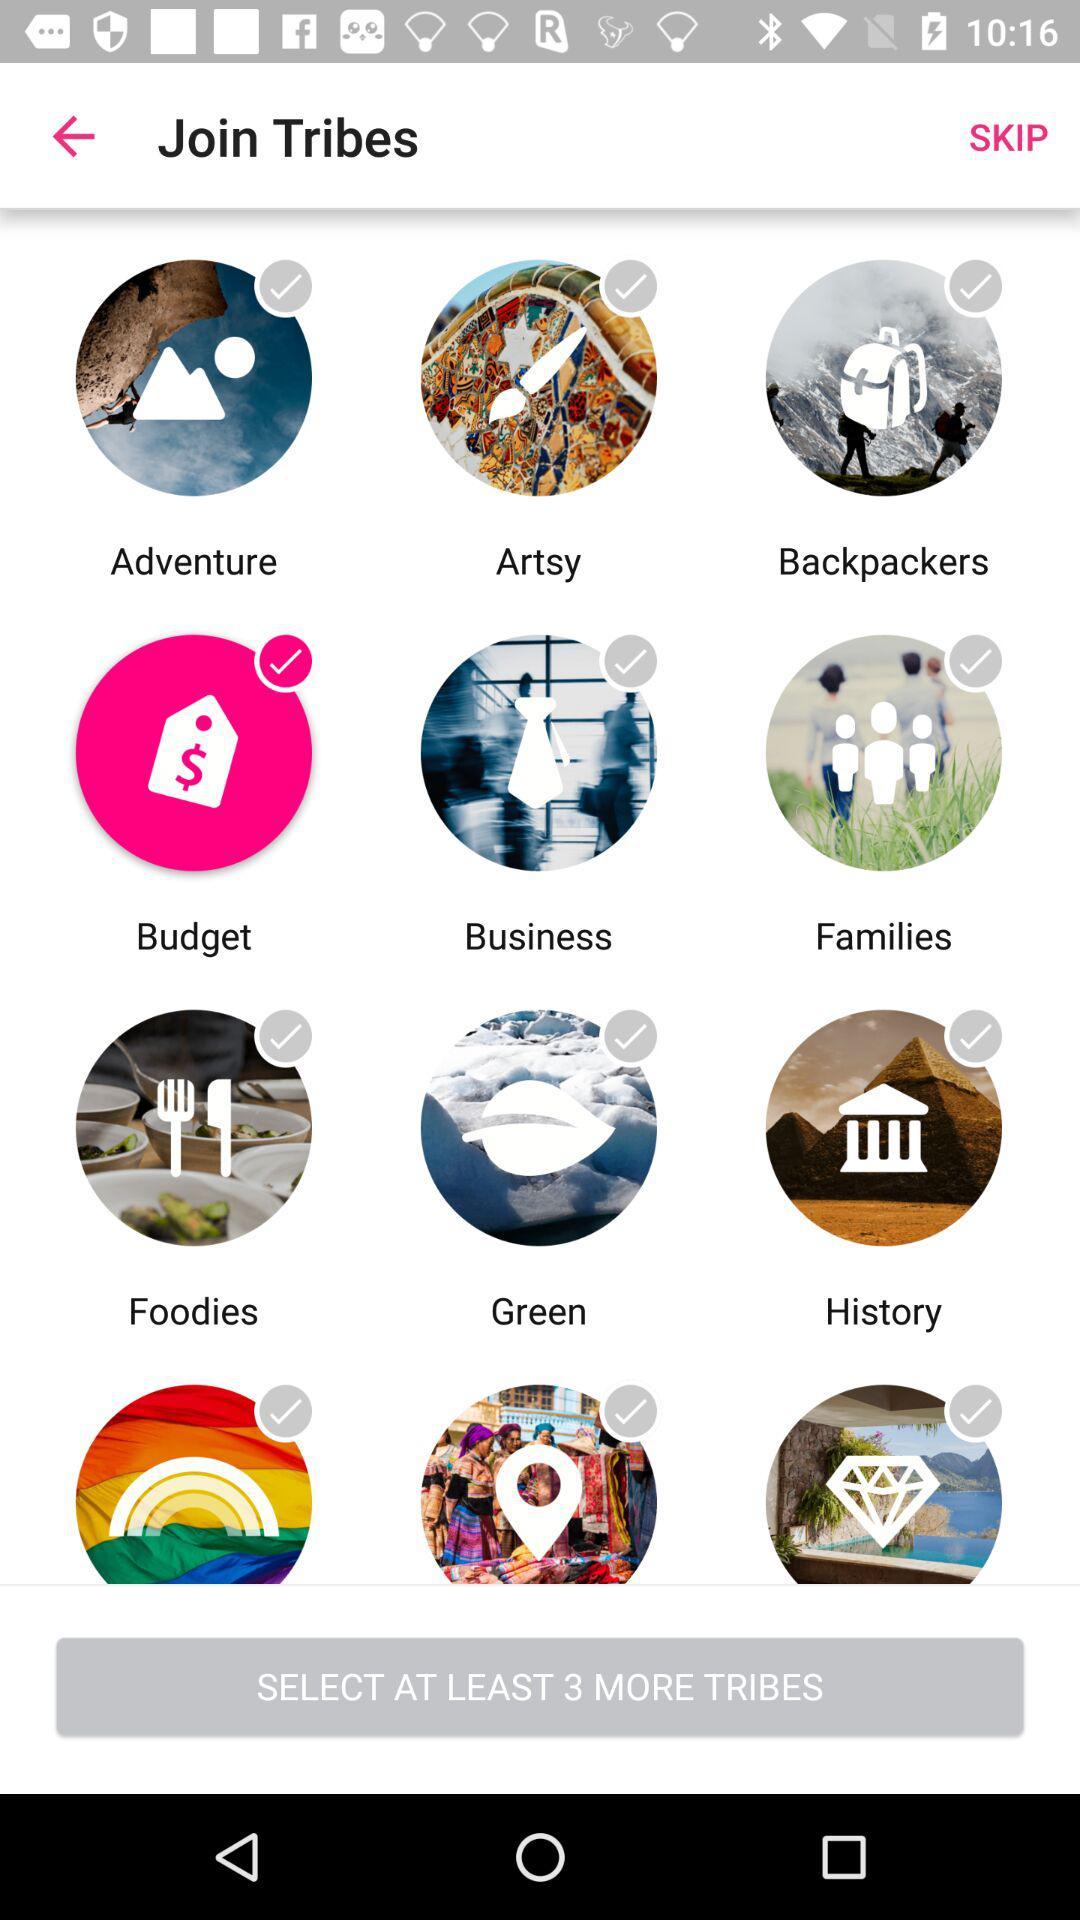 The width and height of the screenshot is (1080, 1920). I want to click on option, so click(193, 746).